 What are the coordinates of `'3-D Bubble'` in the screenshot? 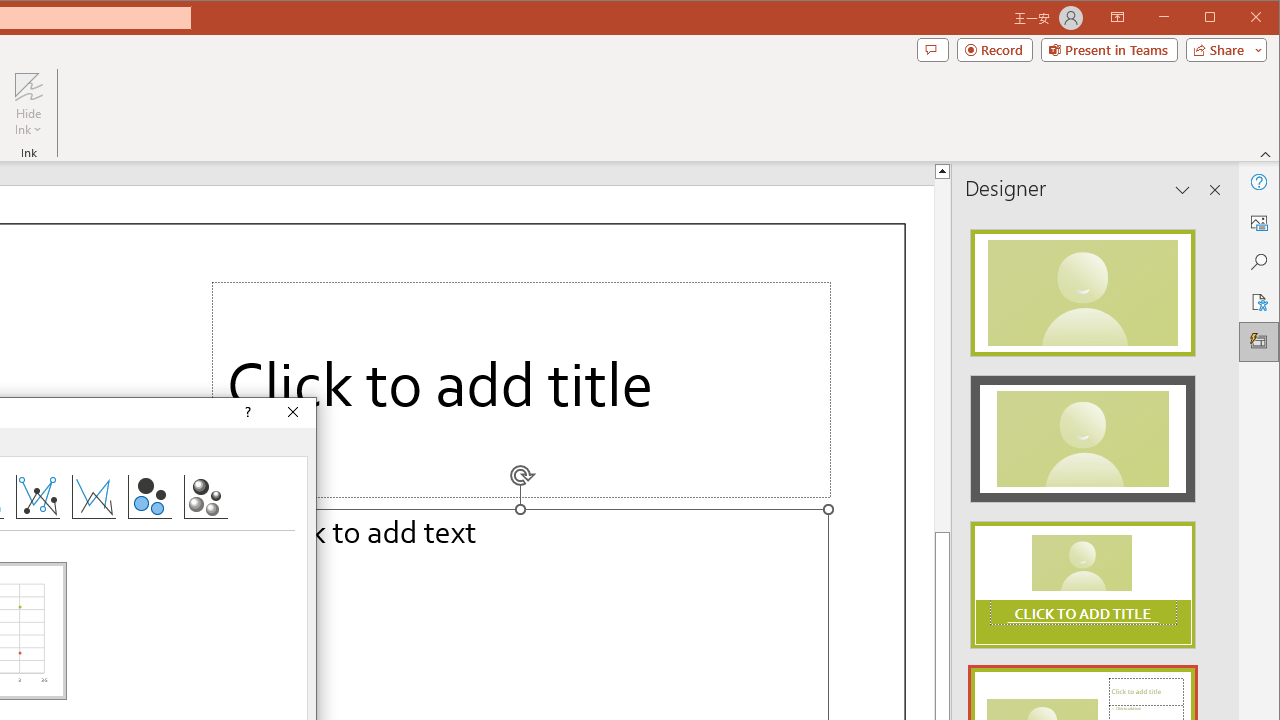 It's located at (206, 495).